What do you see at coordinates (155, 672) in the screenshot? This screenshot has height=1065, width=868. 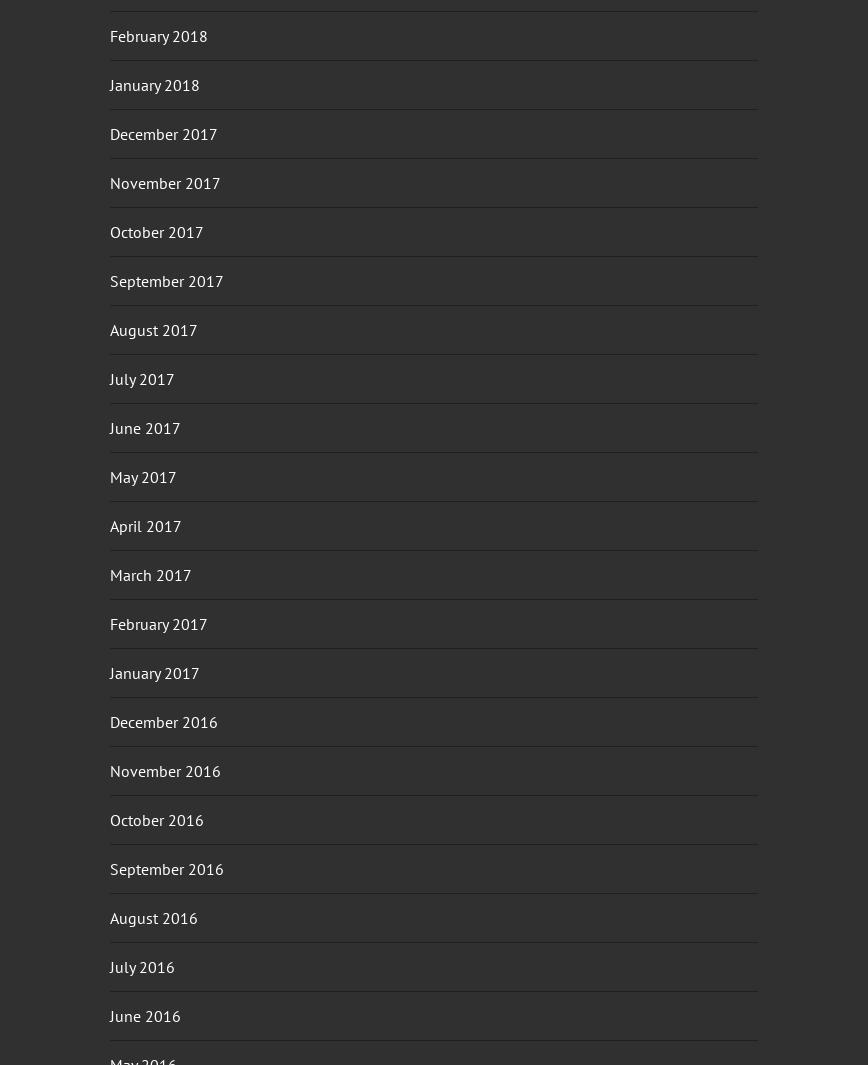 I see `'January 2017'` at bounding box center [155, 672].